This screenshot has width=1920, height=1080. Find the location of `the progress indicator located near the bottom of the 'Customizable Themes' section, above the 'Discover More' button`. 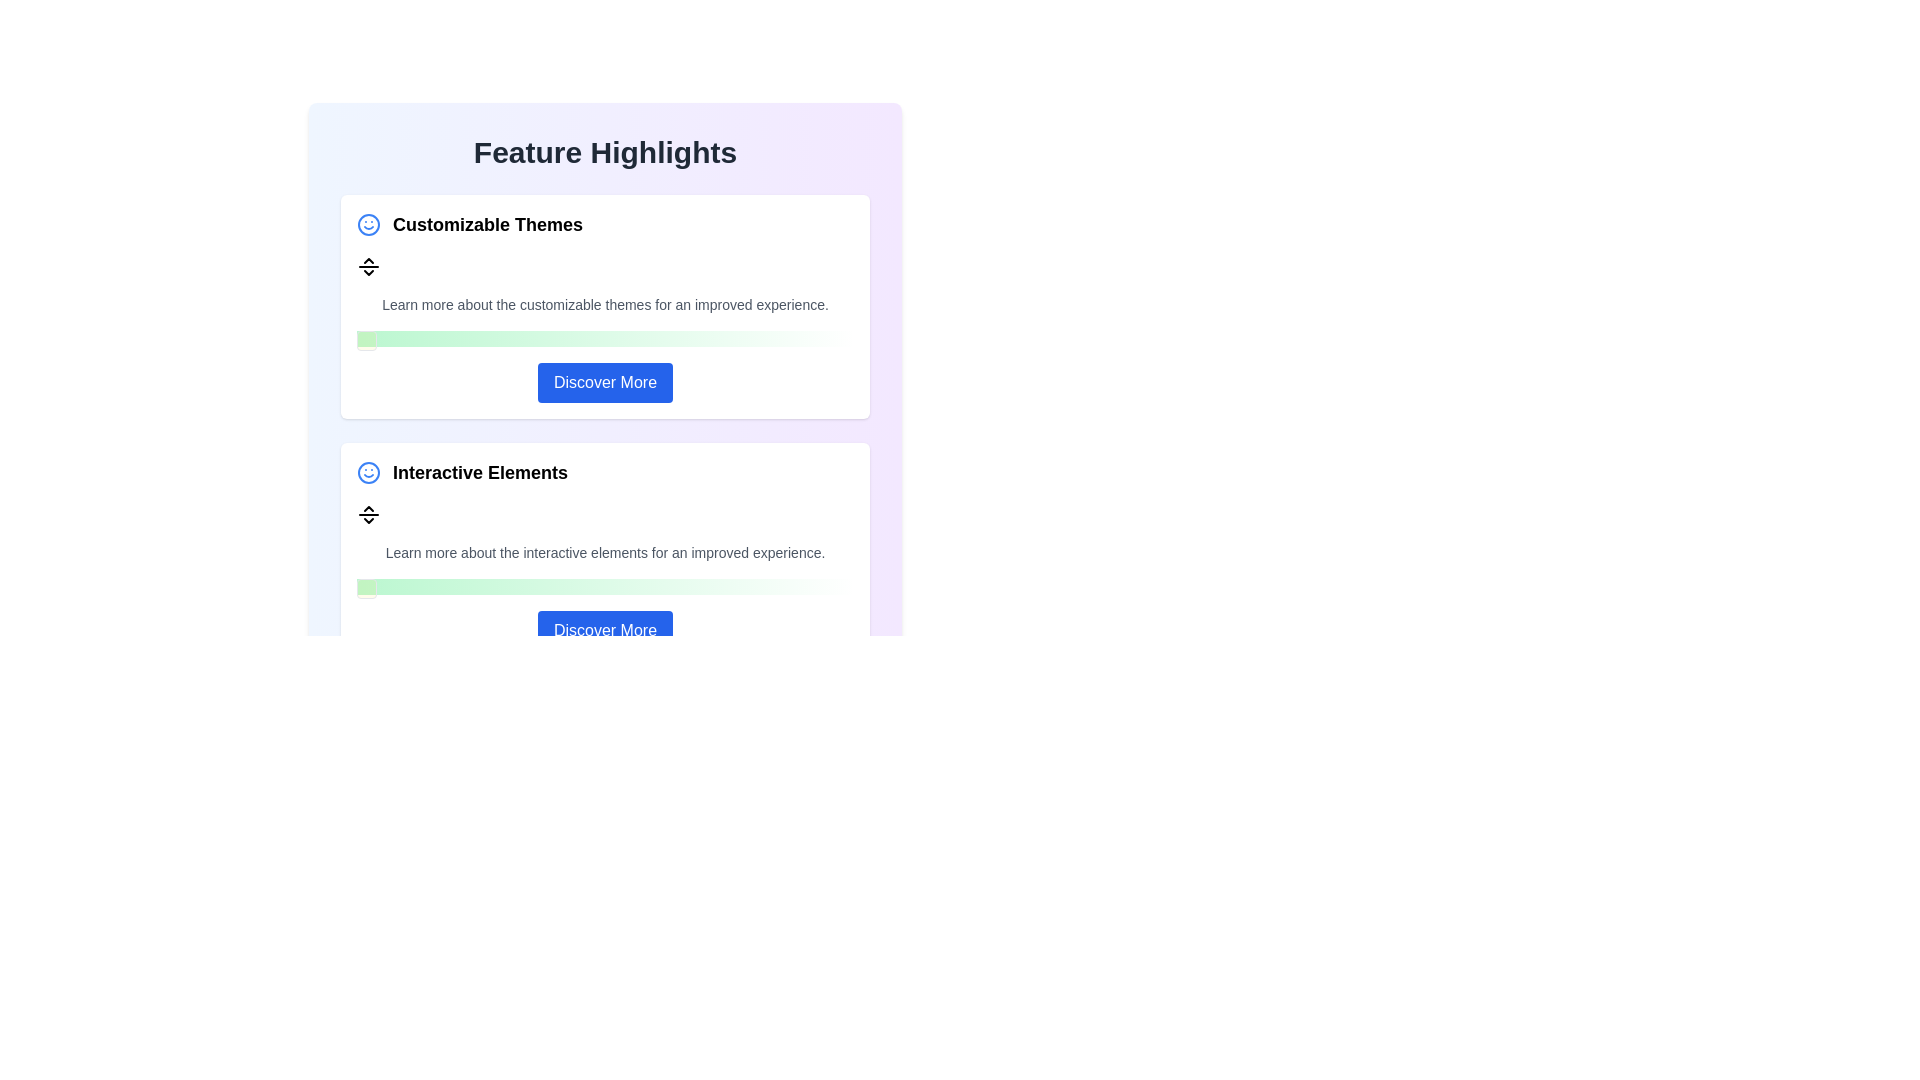

the progress indicator located near the bottom of the 'Customizable Themes' section, above the 'Discover More' button is located at coordinates (366, 339).